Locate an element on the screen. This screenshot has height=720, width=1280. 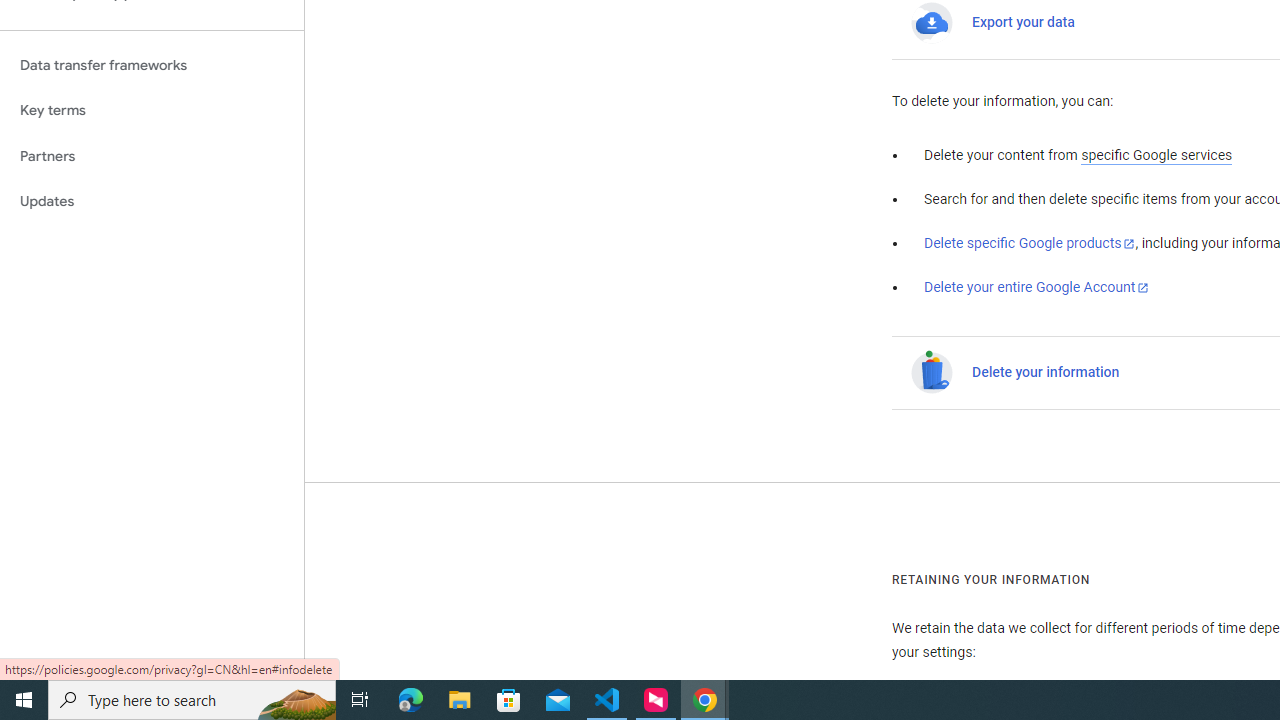
'Delete your entire Google Account' is located at coordinates (1036, 288).